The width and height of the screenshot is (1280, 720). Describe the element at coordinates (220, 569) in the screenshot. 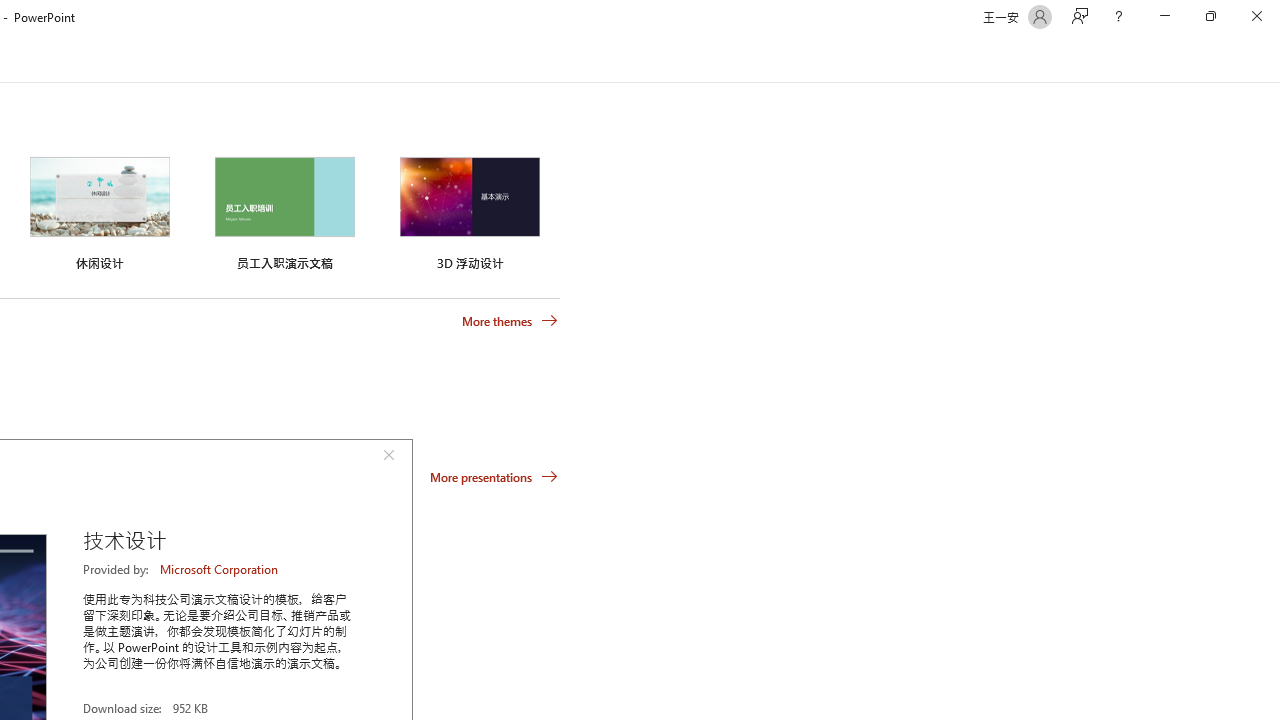

I see `'Microsoft Corporation'` at that location.